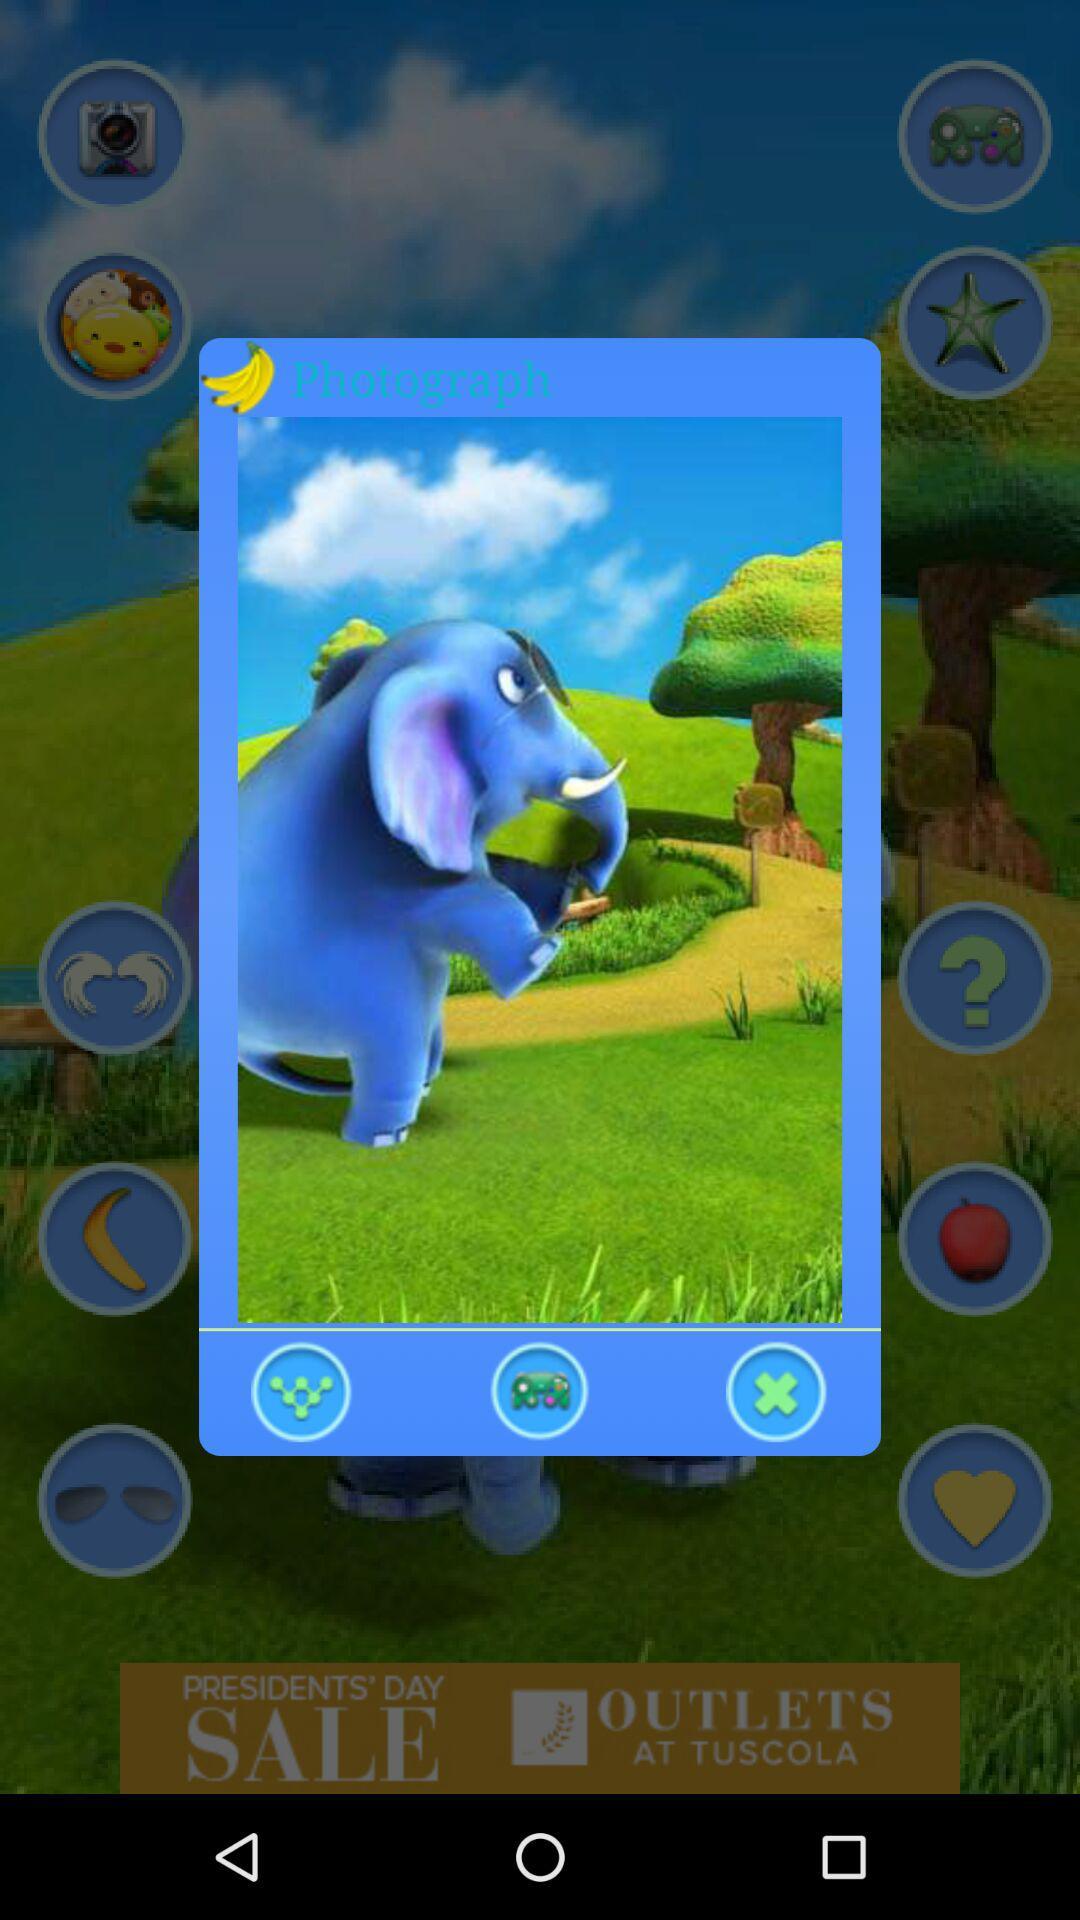  I want to click on exit screen, so click(776, 1389).